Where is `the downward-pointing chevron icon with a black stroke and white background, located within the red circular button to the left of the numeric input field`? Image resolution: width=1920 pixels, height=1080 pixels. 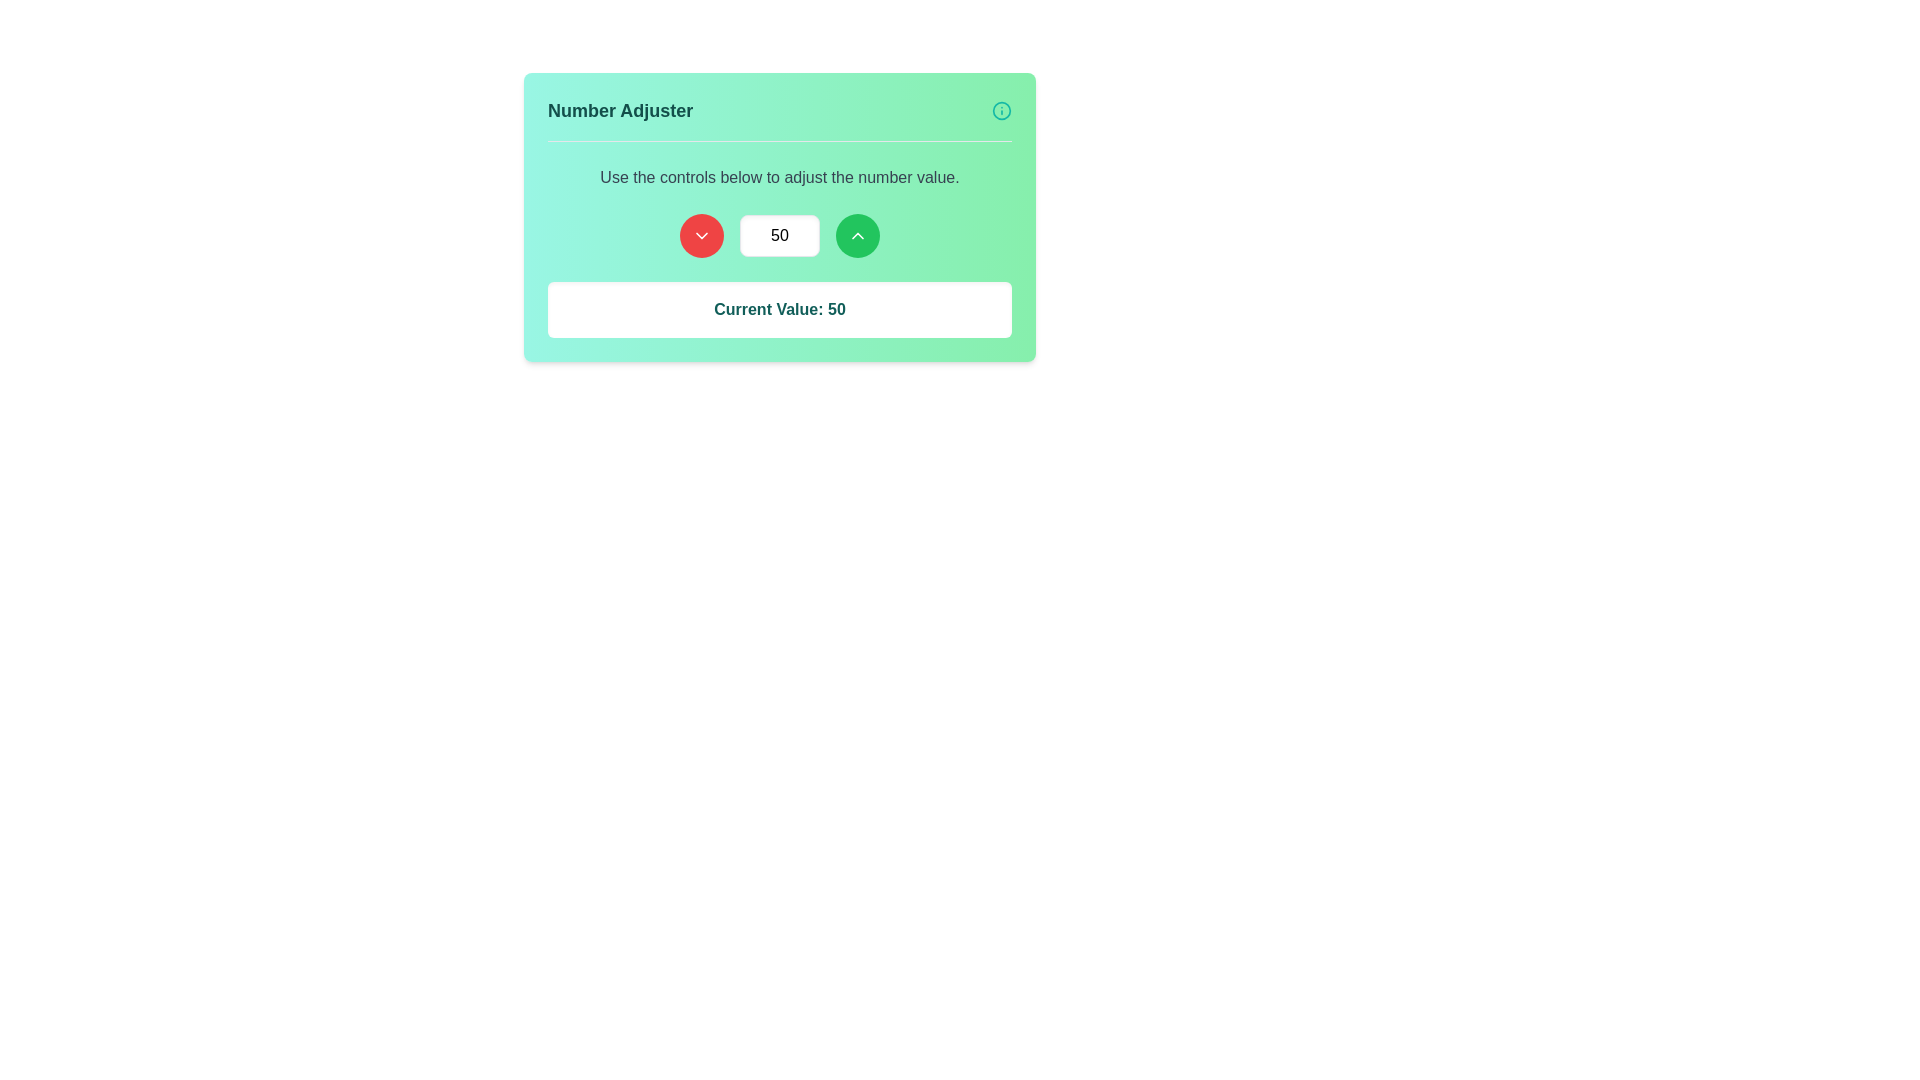
the downward-pointing chevron icon with a black stroke and white background, located within the red circular button to the left of the numeric input field is located at coordinates (701, 234).